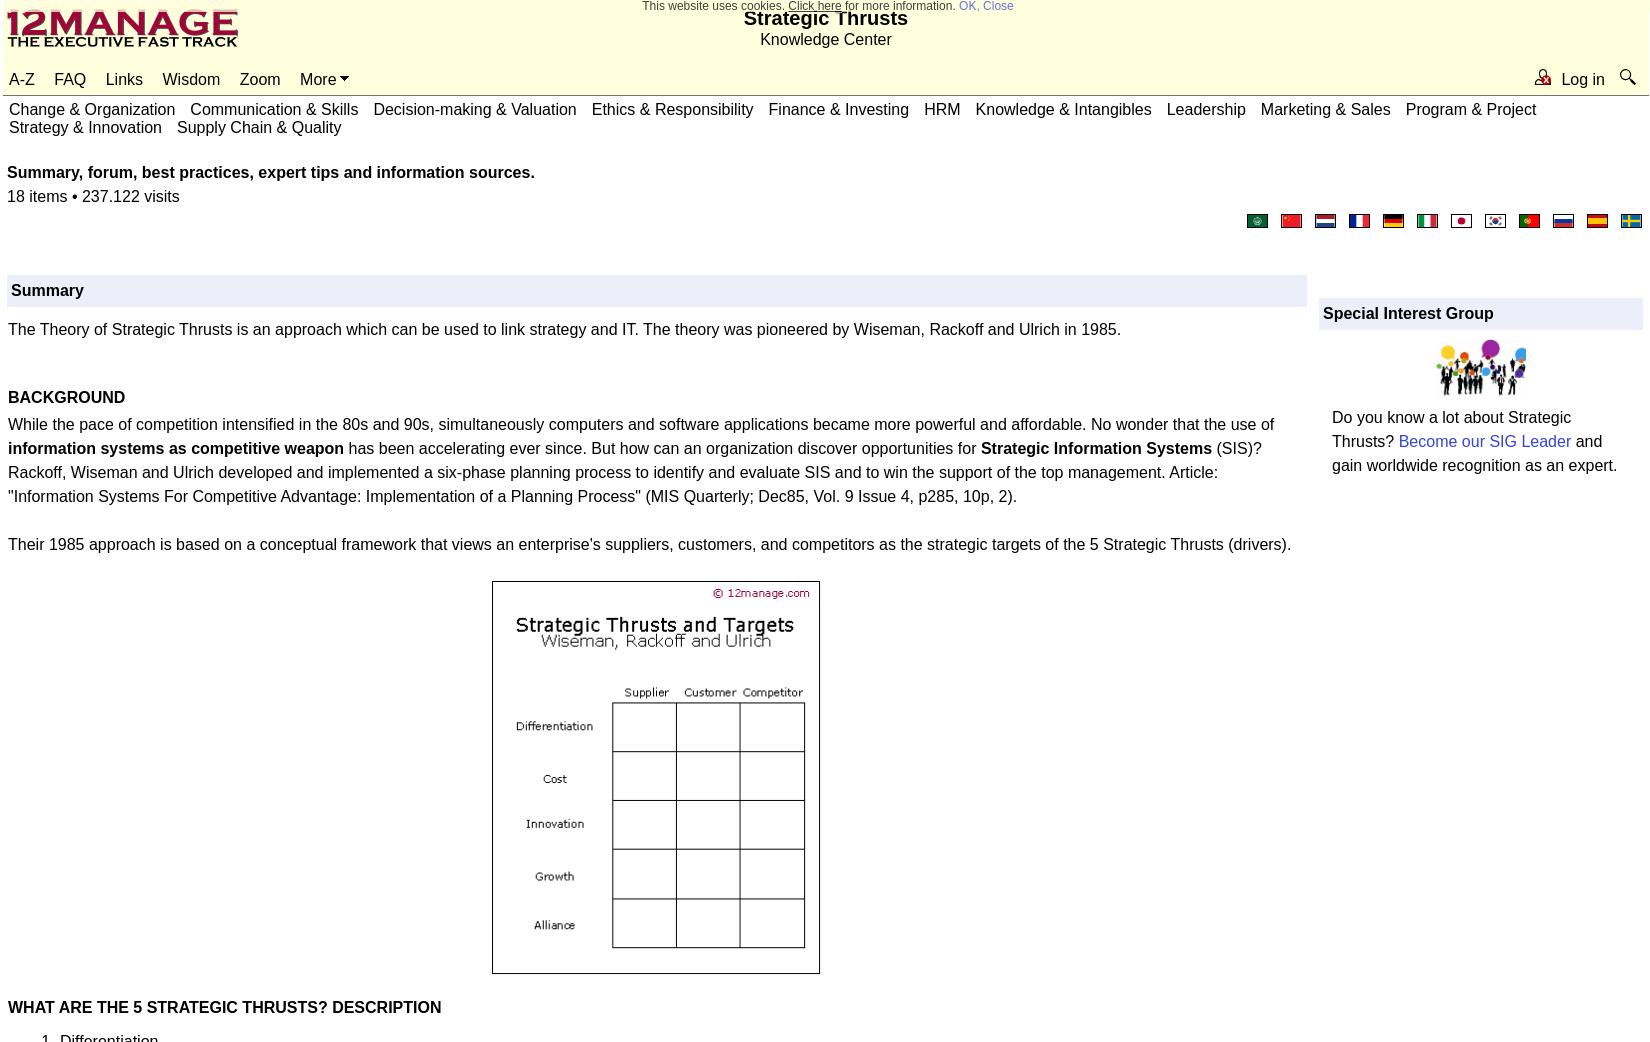 The image size is (1650, 1042). What do you see at coordinates (1473, 453) in the screenshot?
I see `'and gain worldwide recognition as an expert.'` at bounding box center [1473, 453].